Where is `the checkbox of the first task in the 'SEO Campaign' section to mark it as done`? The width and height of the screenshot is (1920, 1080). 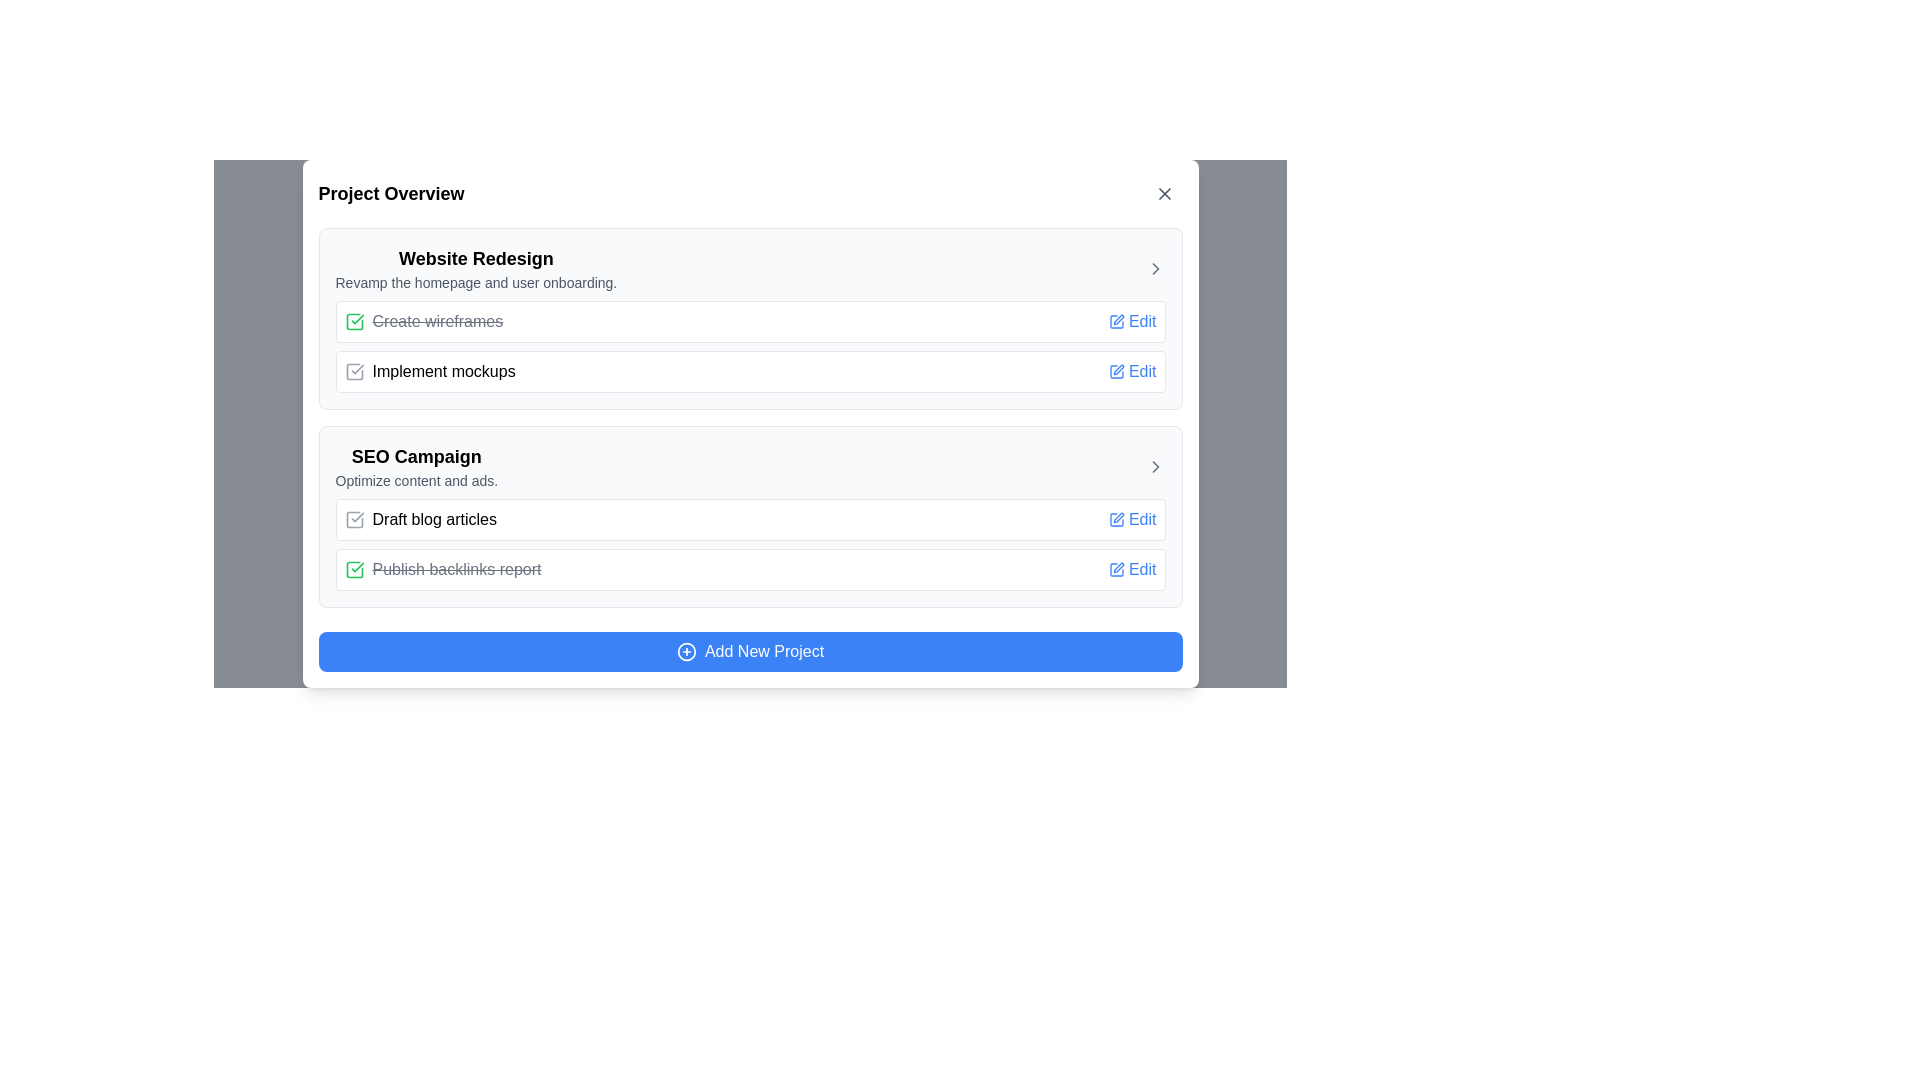 the checkbox of the first task in the 'SEO Campaign' section to mark it as done is located at coordinates (749, 544).